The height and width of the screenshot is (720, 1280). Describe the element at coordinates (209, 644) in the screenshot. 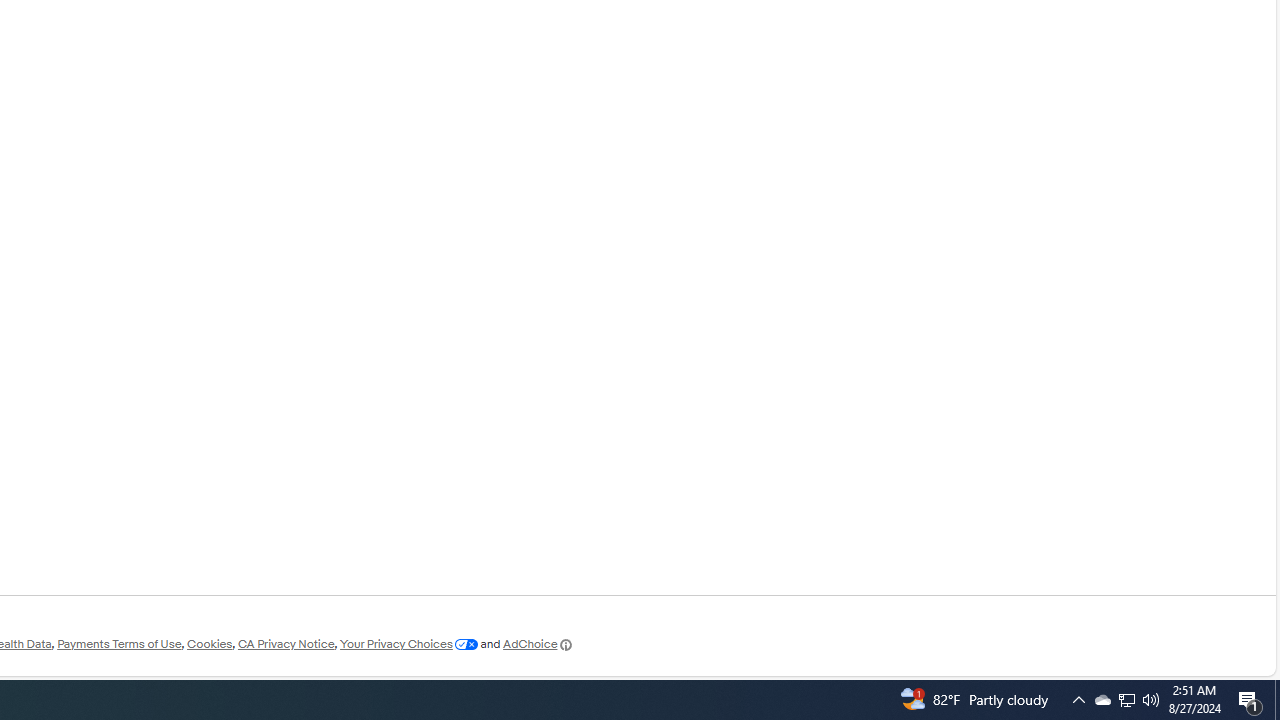

I see `'Cookies'` at that location.